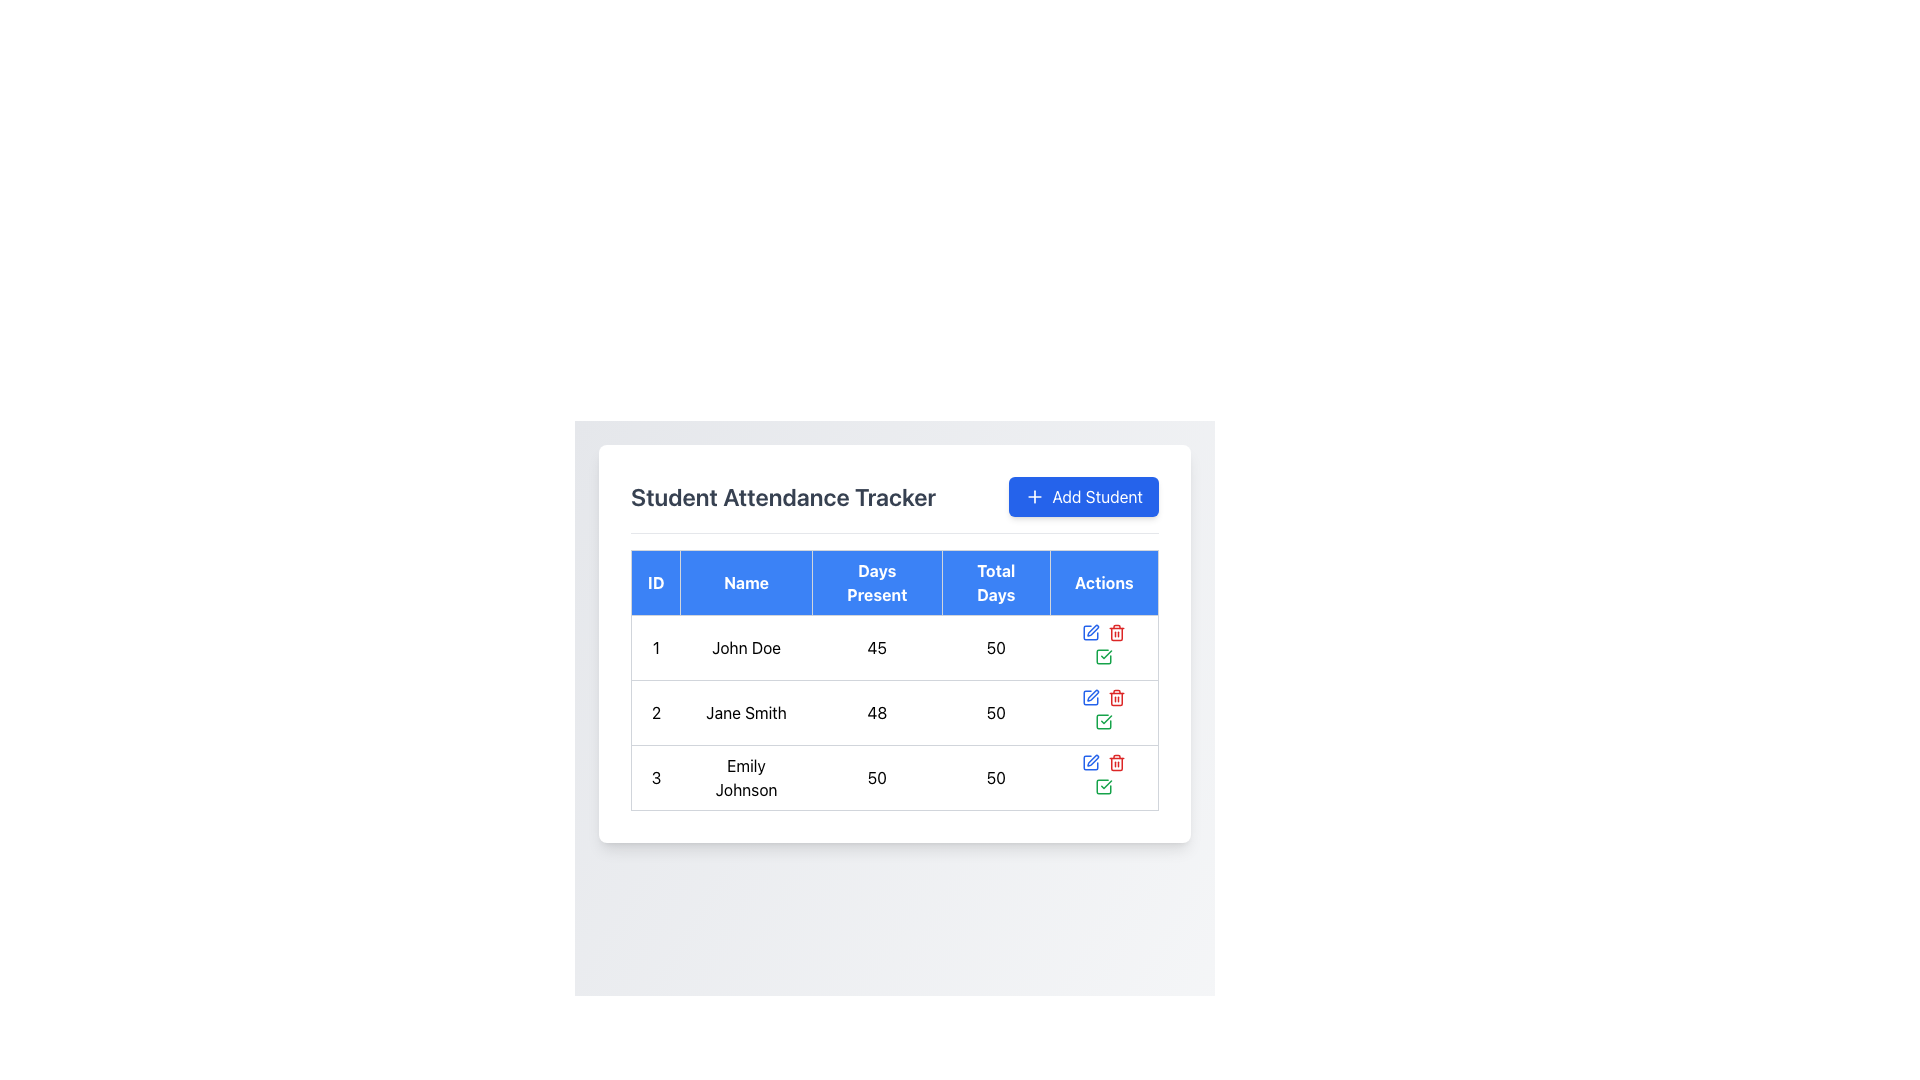  I want to click on the 'Total Days' column header in the table, so click(996, 582).